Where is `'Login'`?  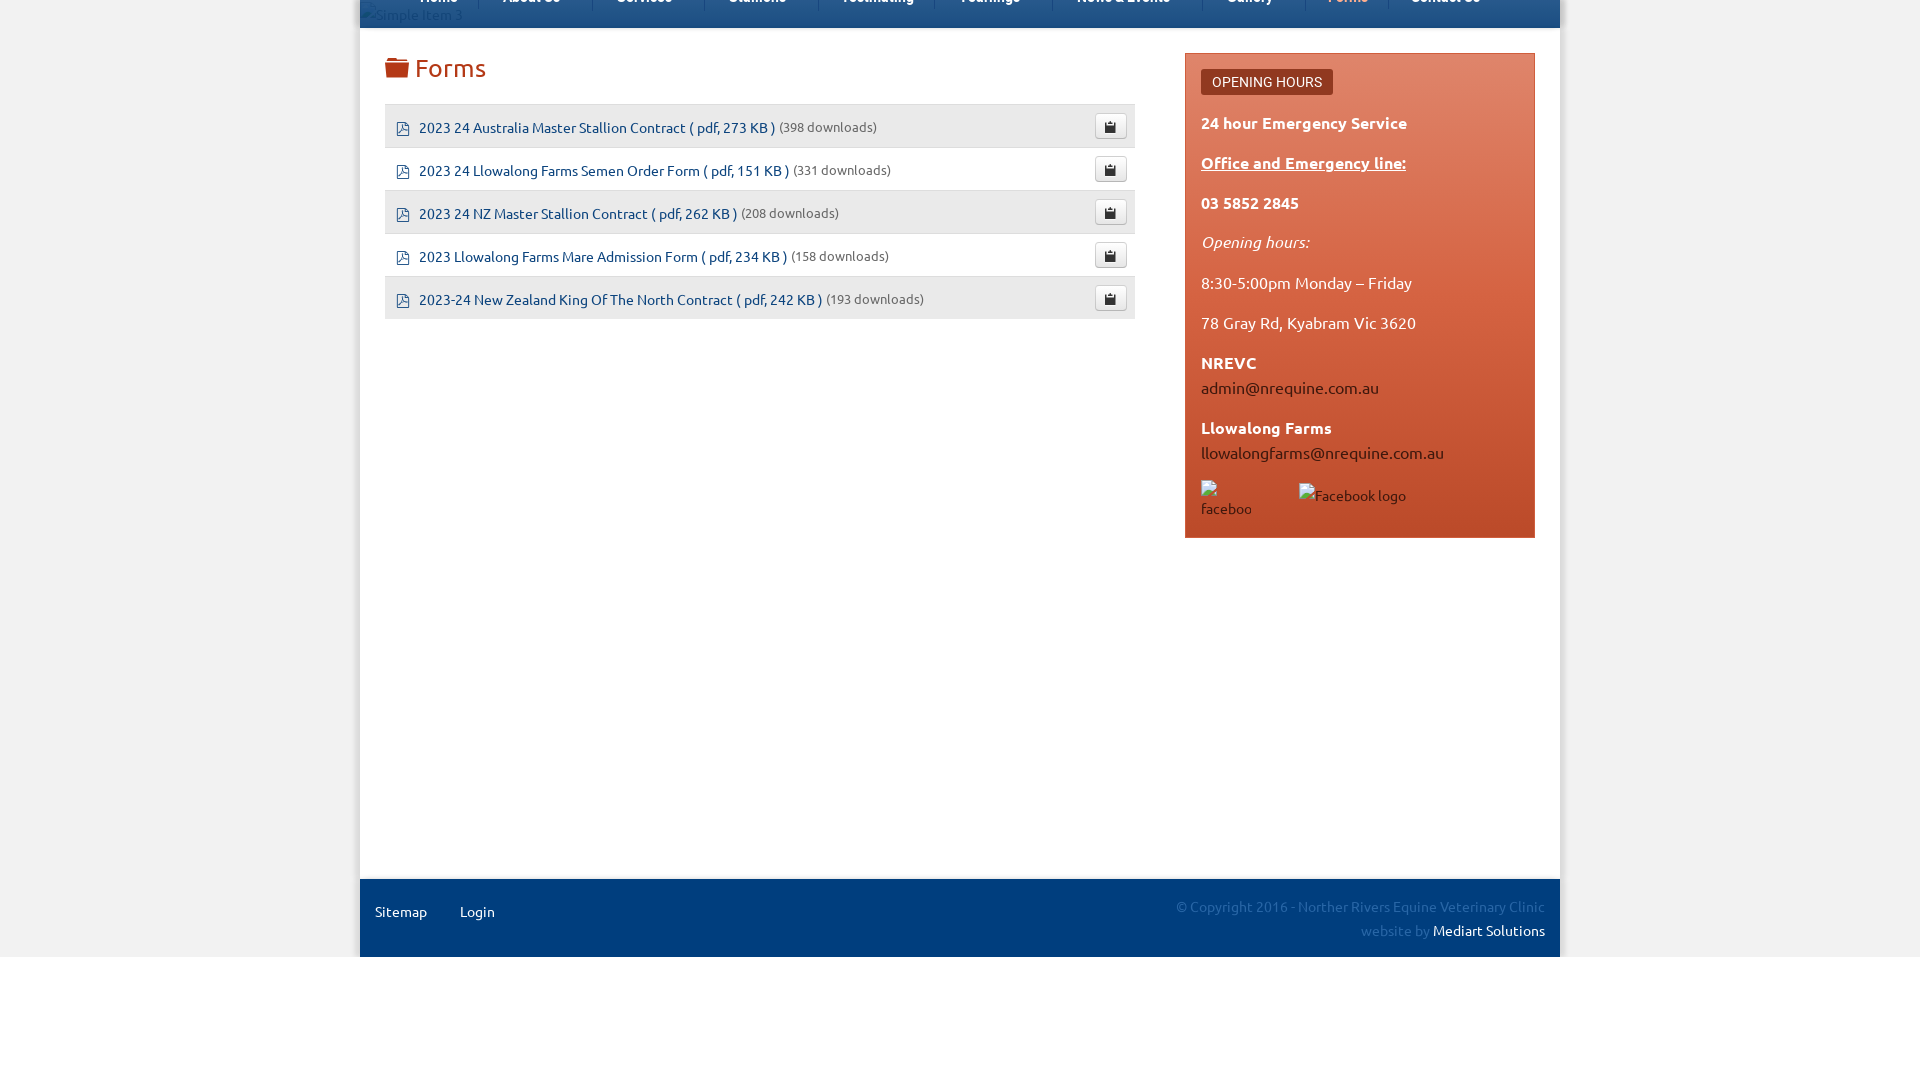
'Login' is located at coordinates (476, 910).